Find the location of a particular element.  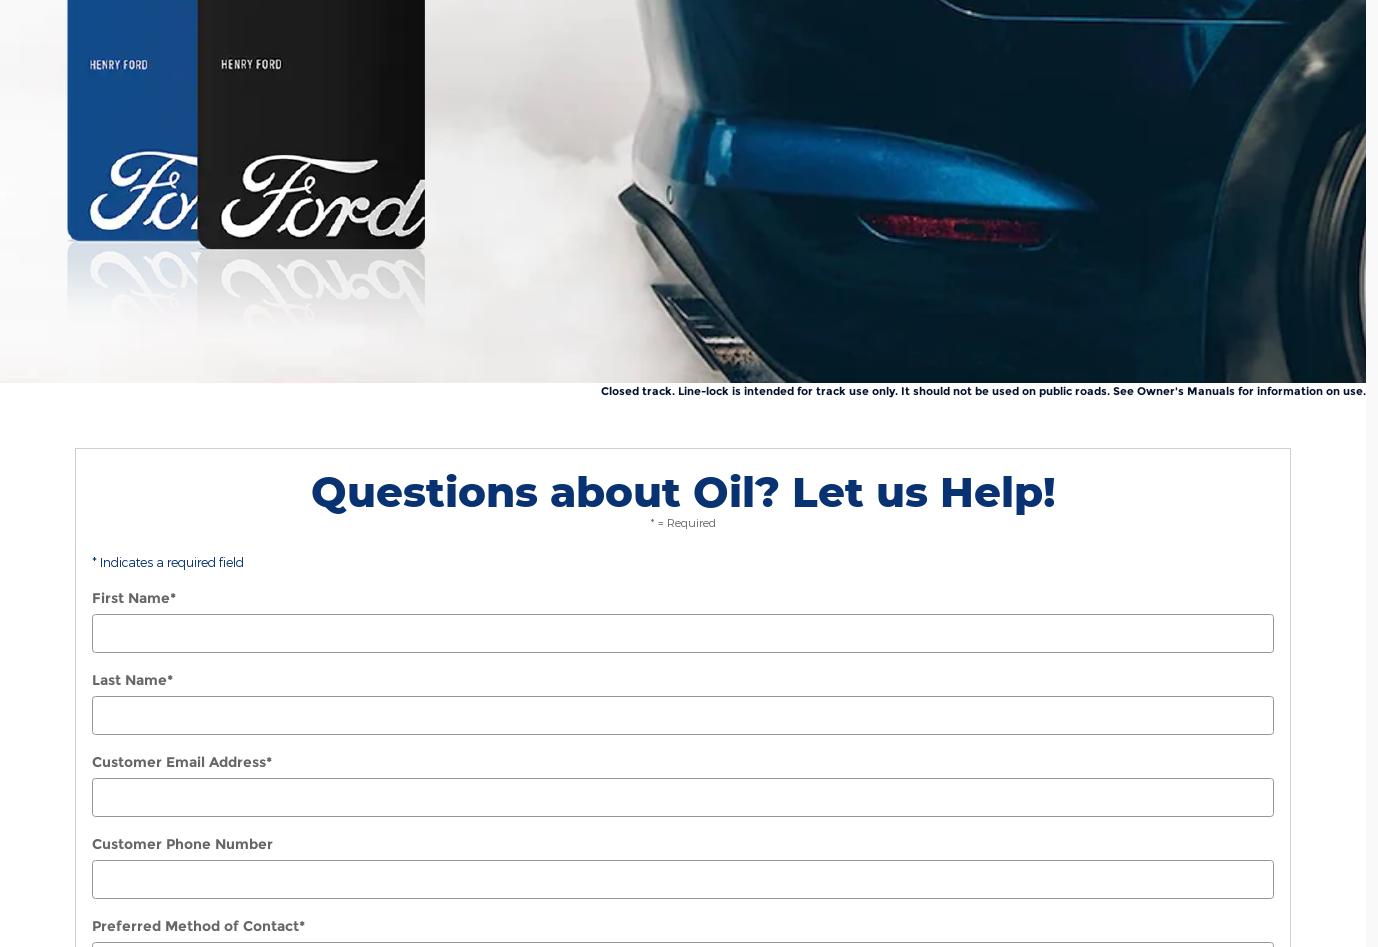

'Customer Phone Number' is located at coordinates (182, 843).